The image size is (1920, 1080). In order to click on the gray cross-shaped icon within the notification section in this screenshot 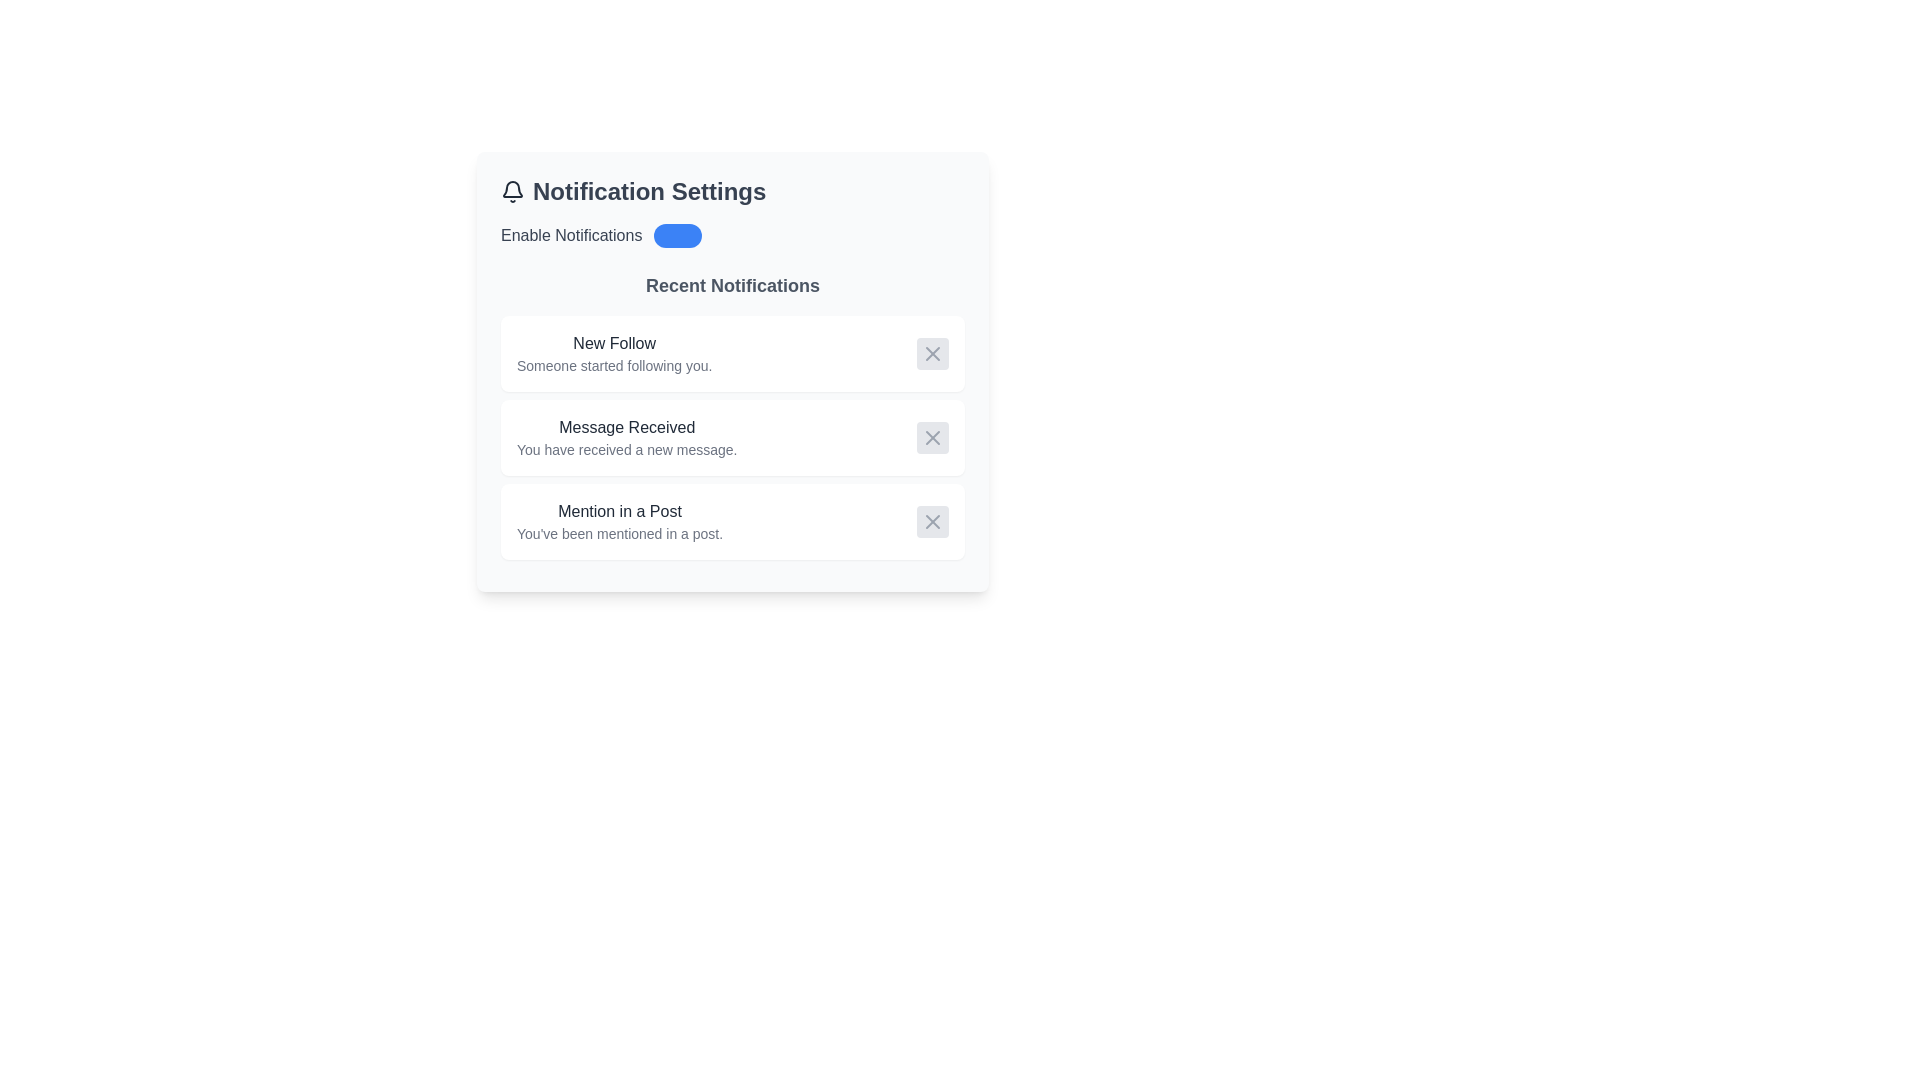, I will do `click(931, 437)`.